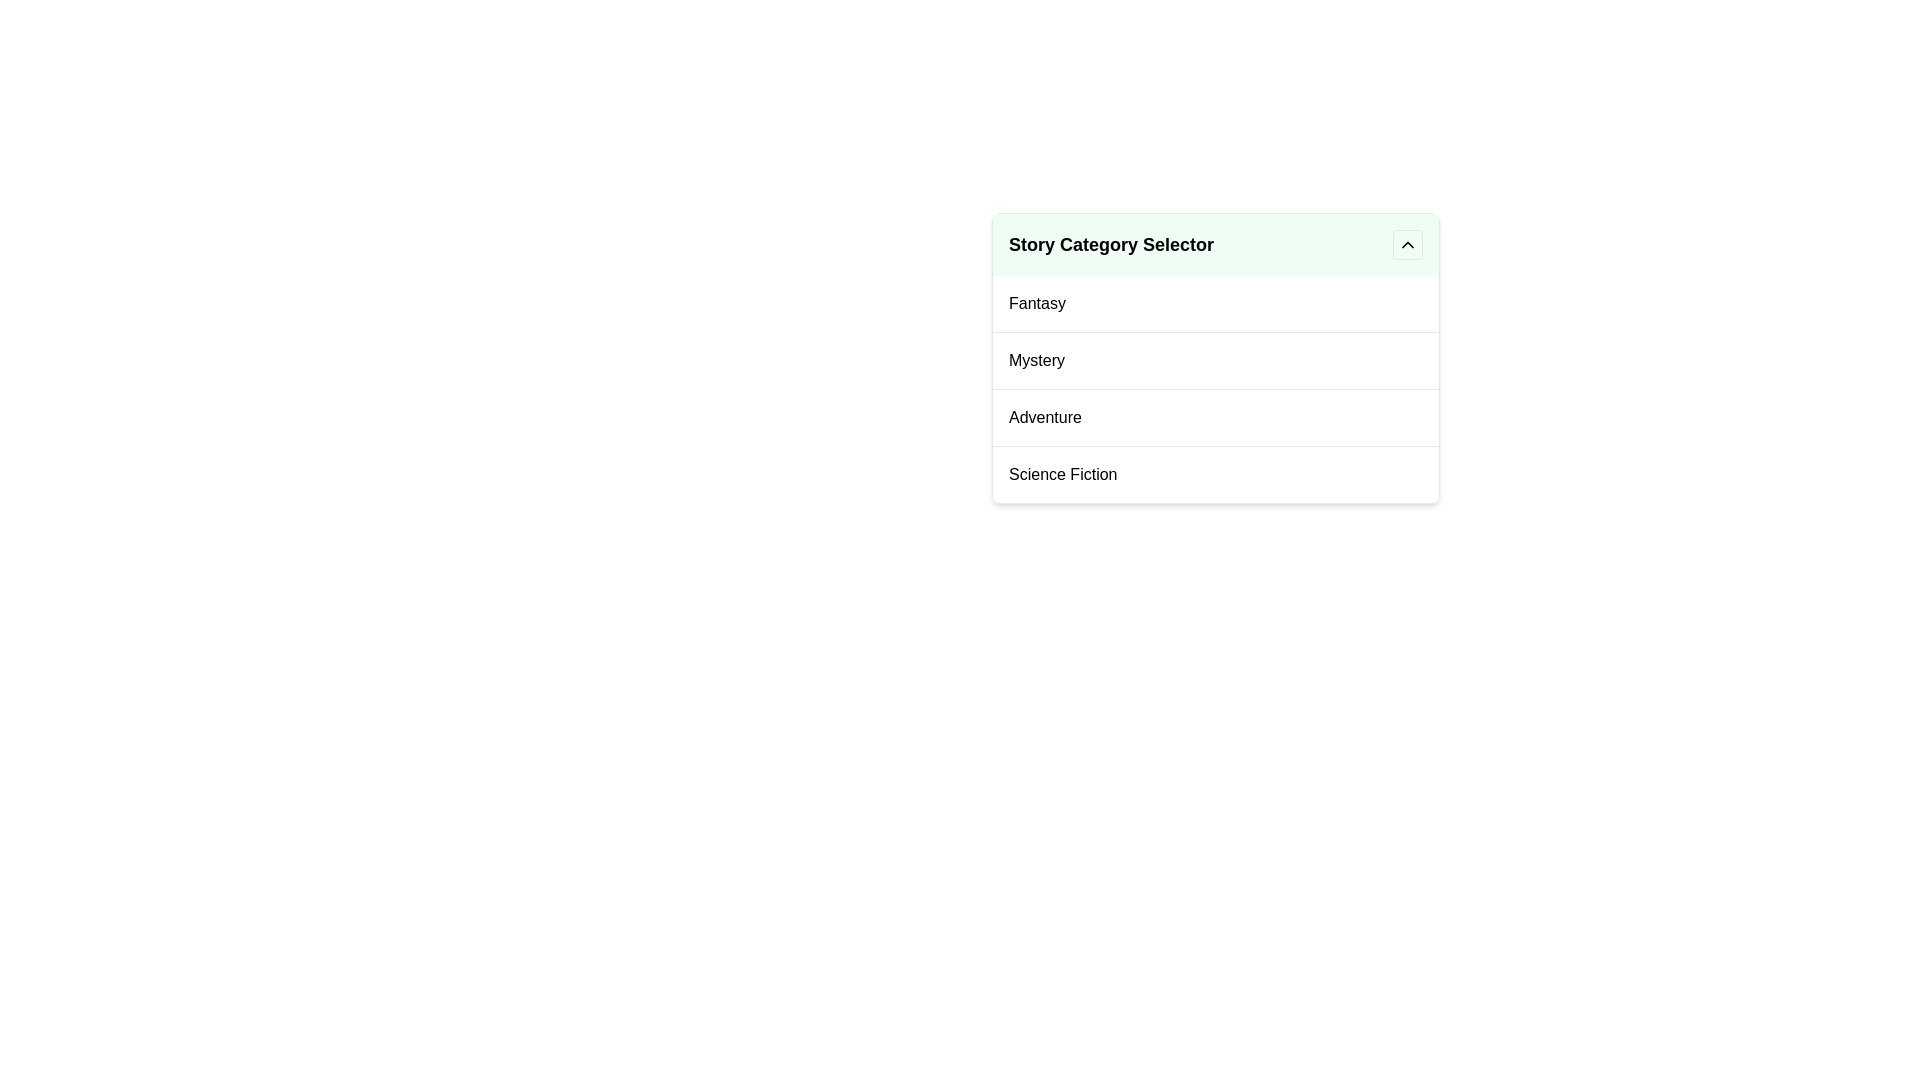  What do you see at coordinates (1406, 244) in the screenshot?
I see `the small rounded button with an upward-facing chevron arrow in the top-right corner of the 'Story Category Selector' interface` at bounding box center [1406, 244].